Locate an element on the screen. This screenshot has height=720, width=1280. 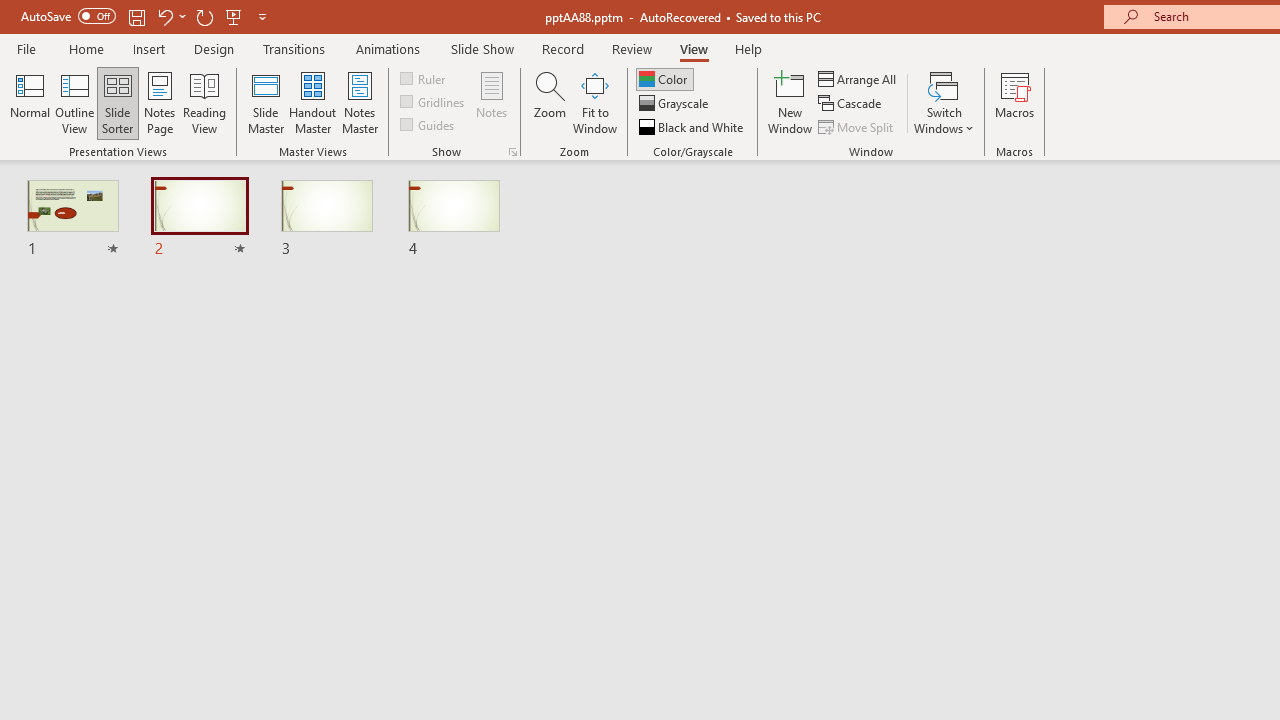
'Handout Master' is located at coordinates (311, 103).